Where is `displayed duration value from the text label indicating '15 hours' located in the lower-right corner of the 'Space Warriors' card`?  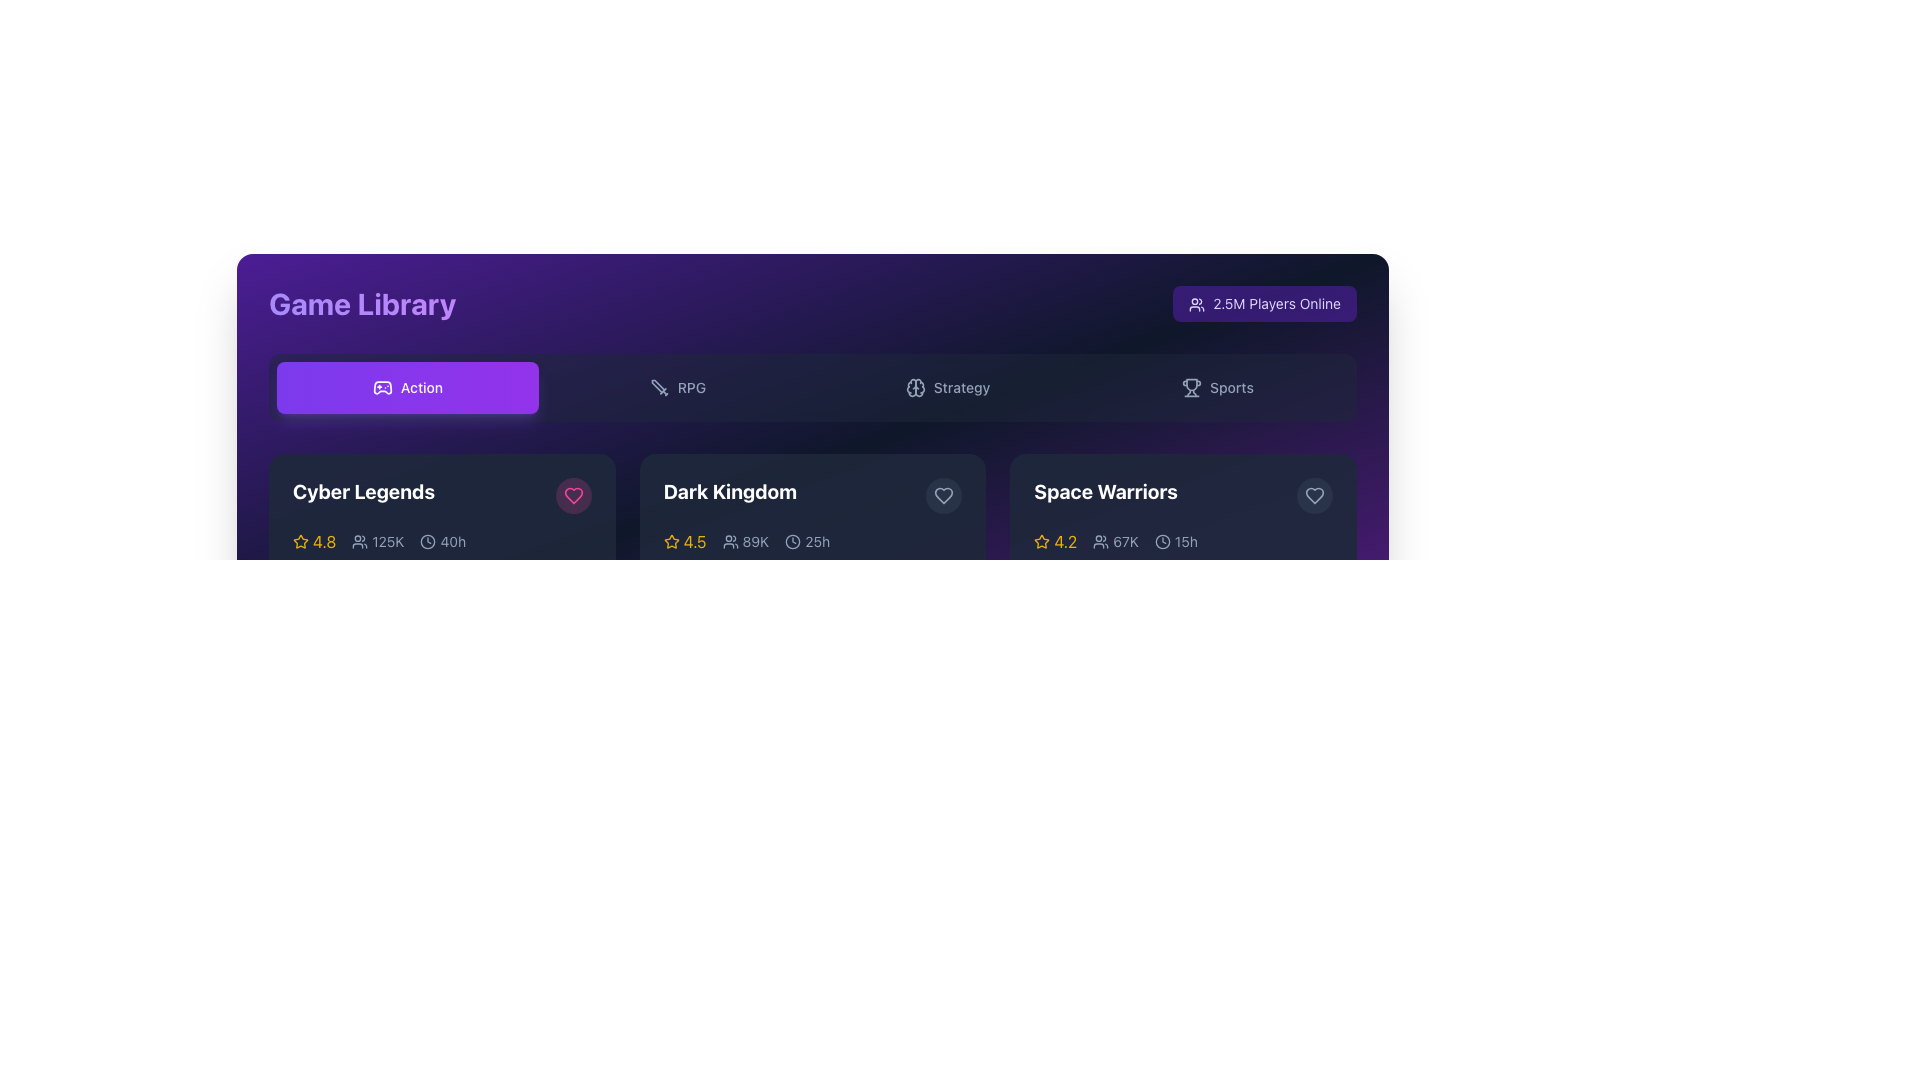 displayed duration value from the text label indicating '15 hours' located in the lower-right corner of the 'Space Warriors' card is located at coordinates (1186, 542).